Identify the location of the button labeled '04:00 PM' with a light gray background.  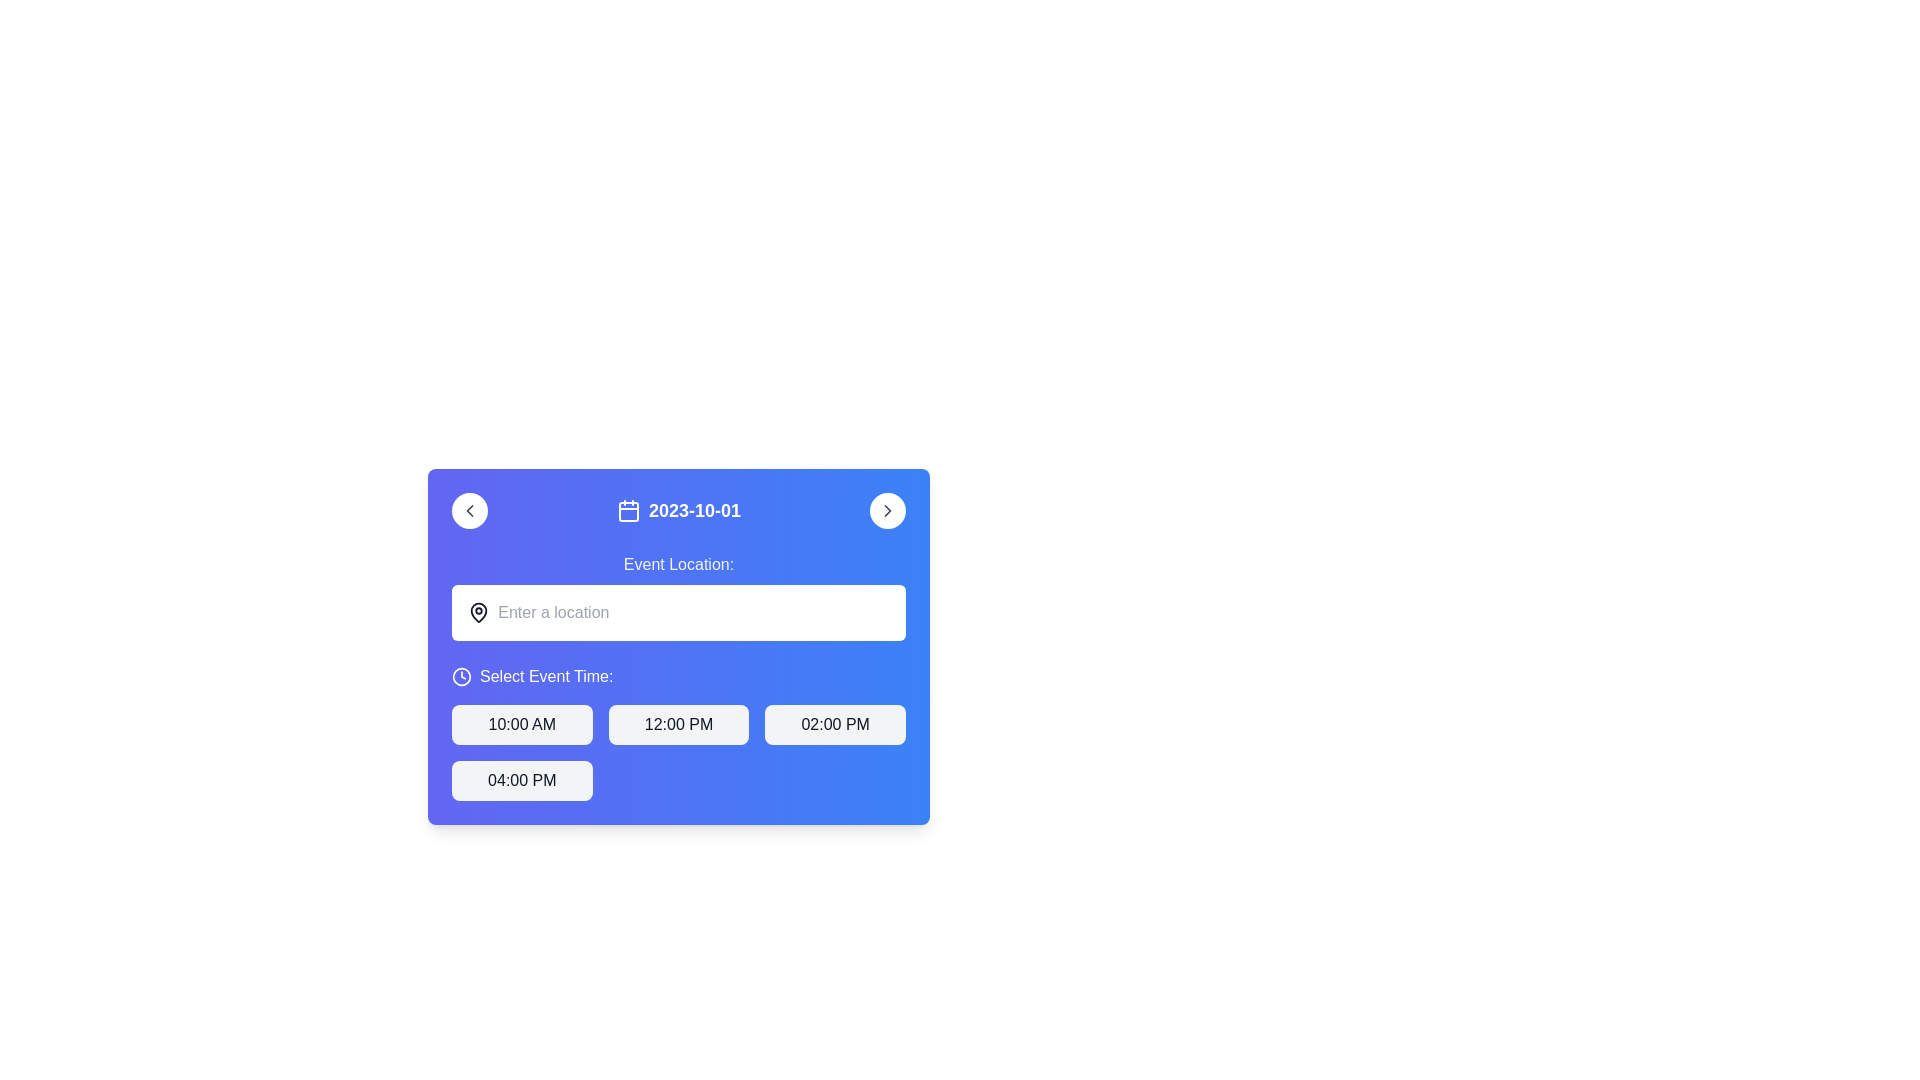
(522, 779).